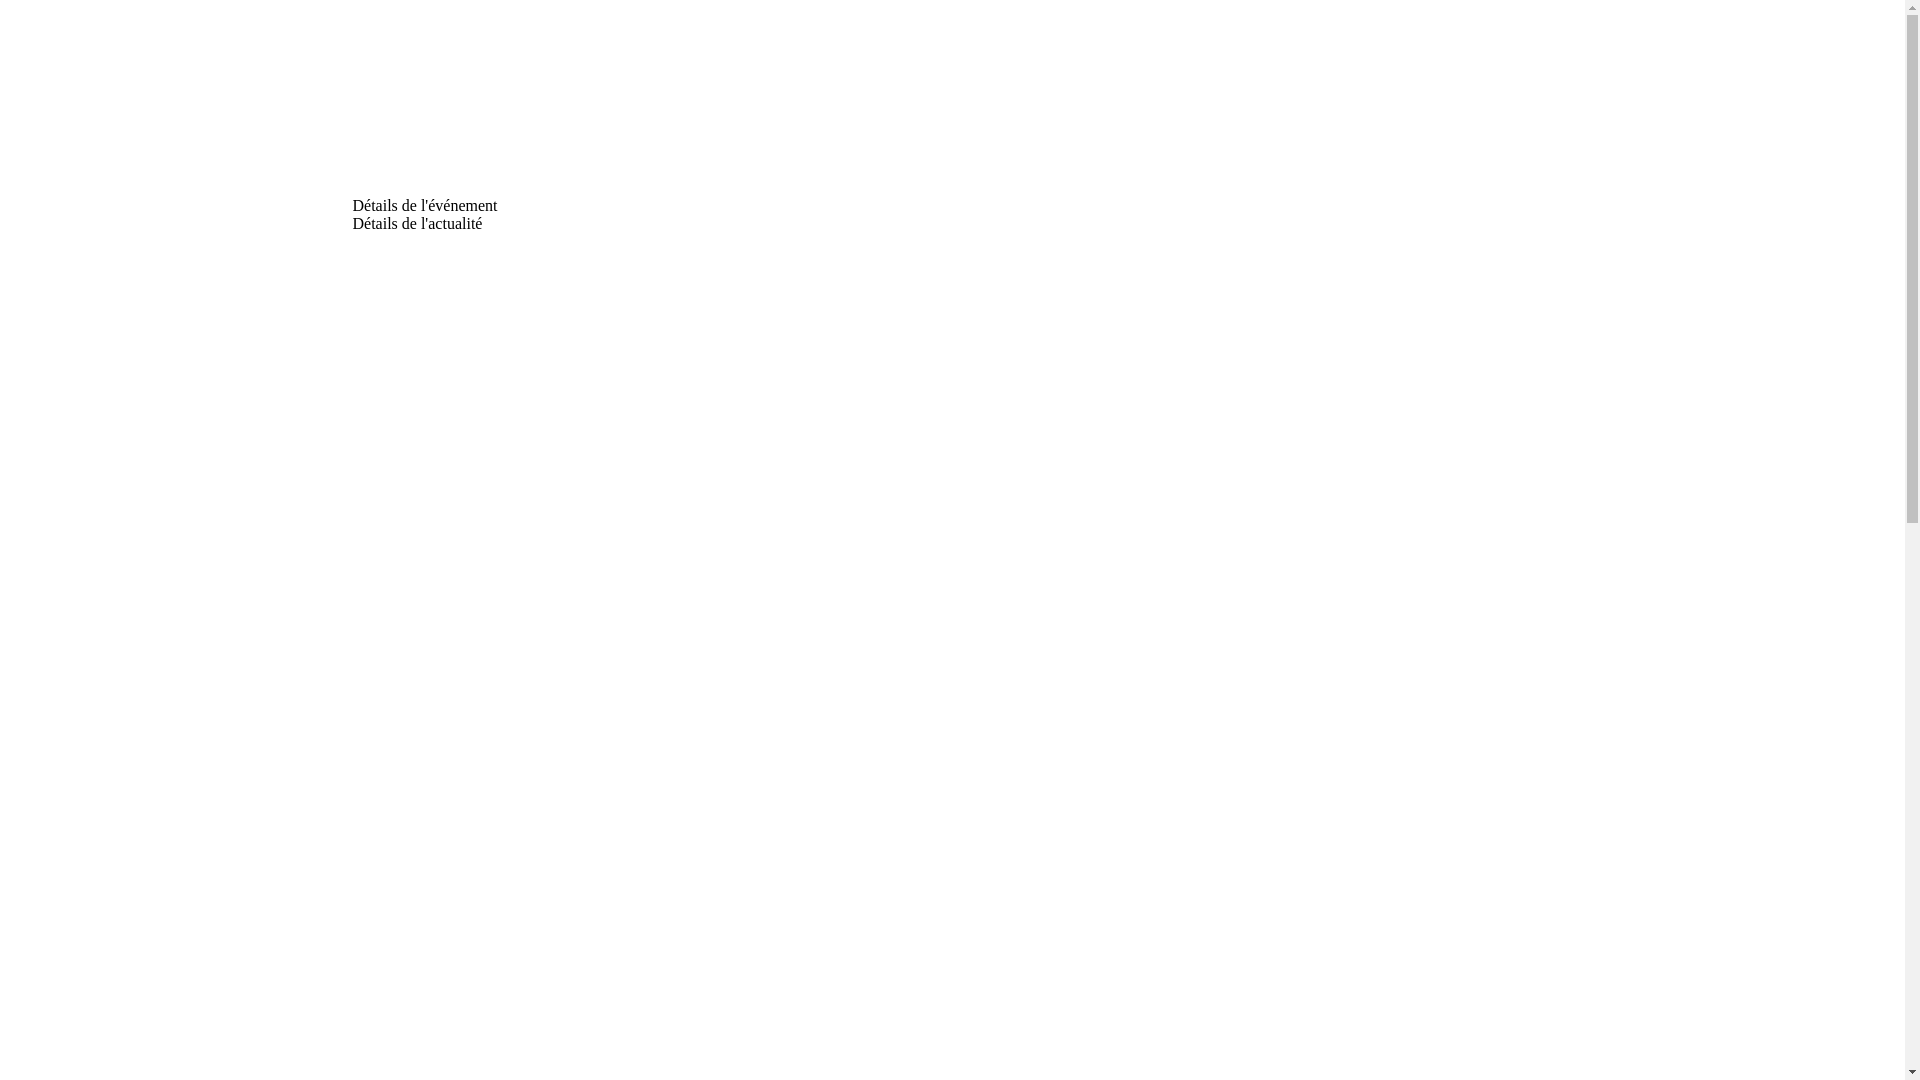  I want to click on 'Resist', so click(423, 102).